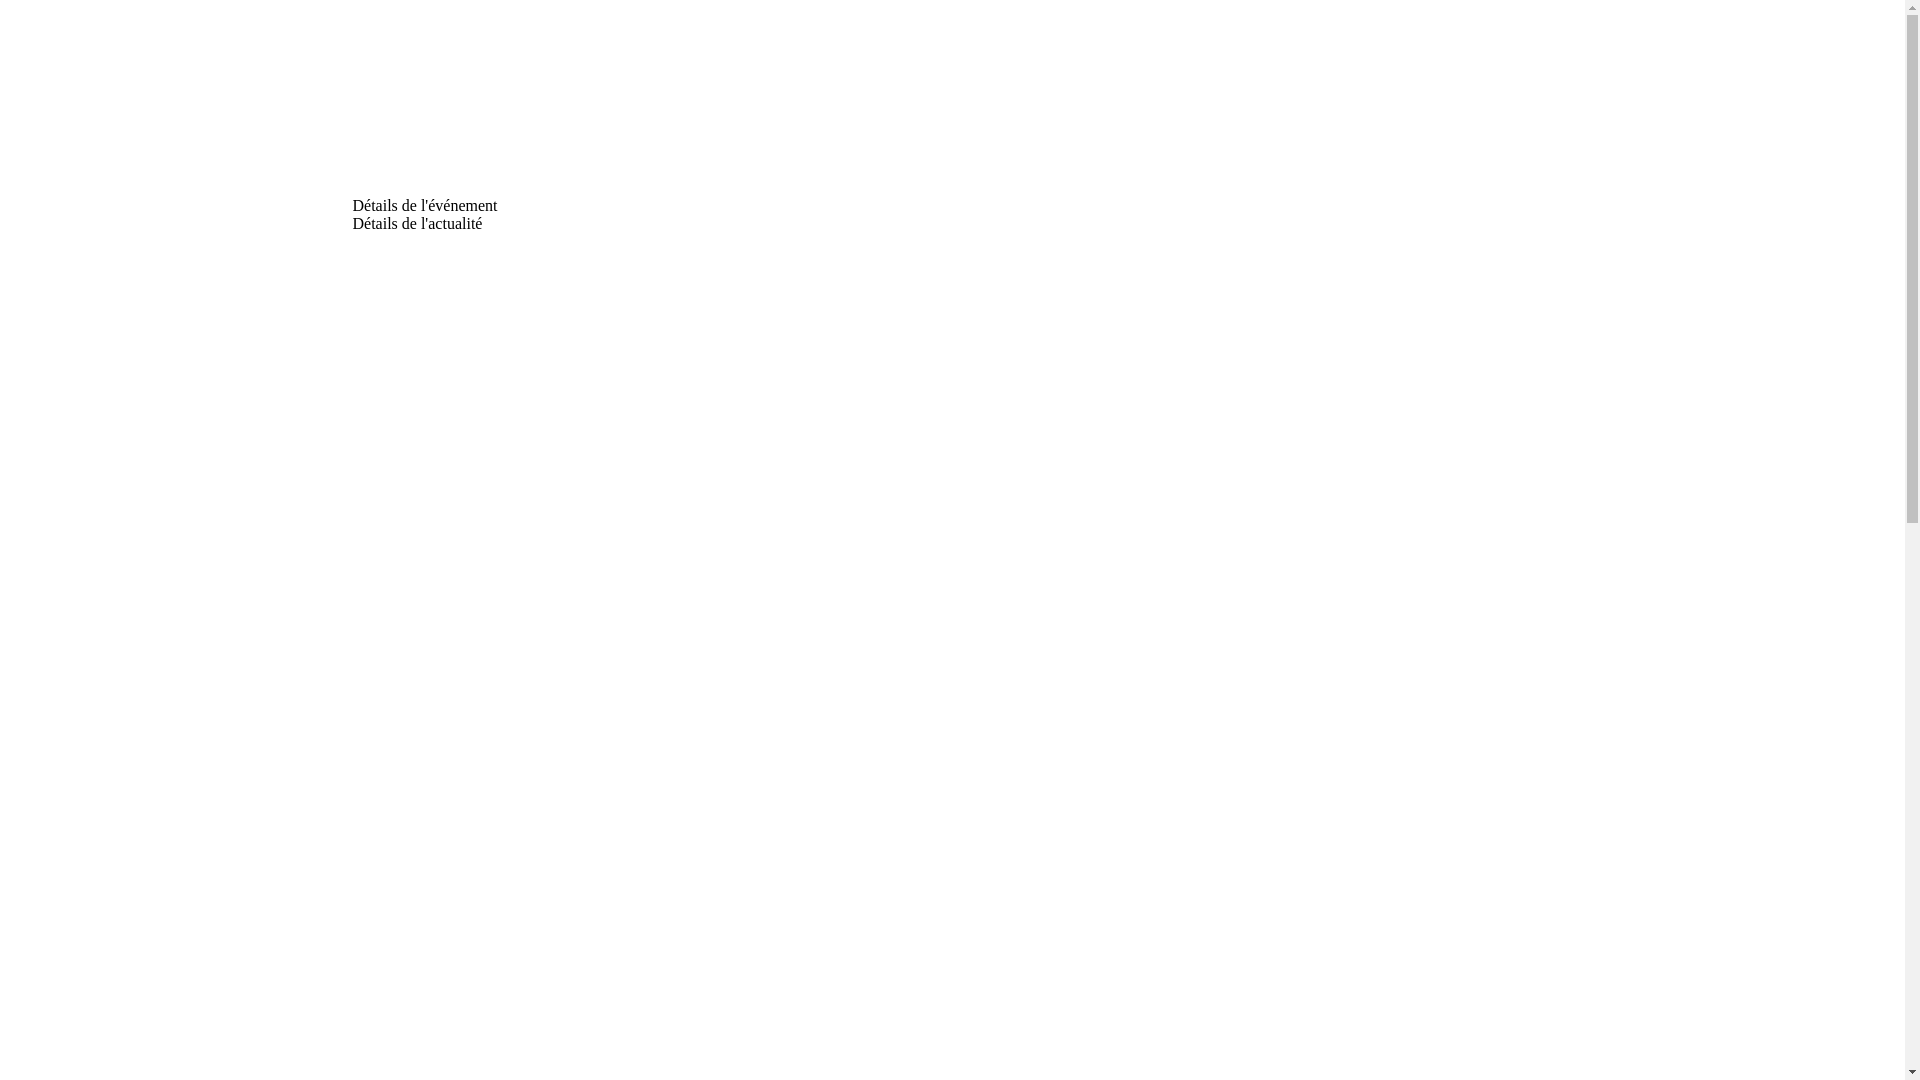  I want to click on 'Resist', so click(423, 102).